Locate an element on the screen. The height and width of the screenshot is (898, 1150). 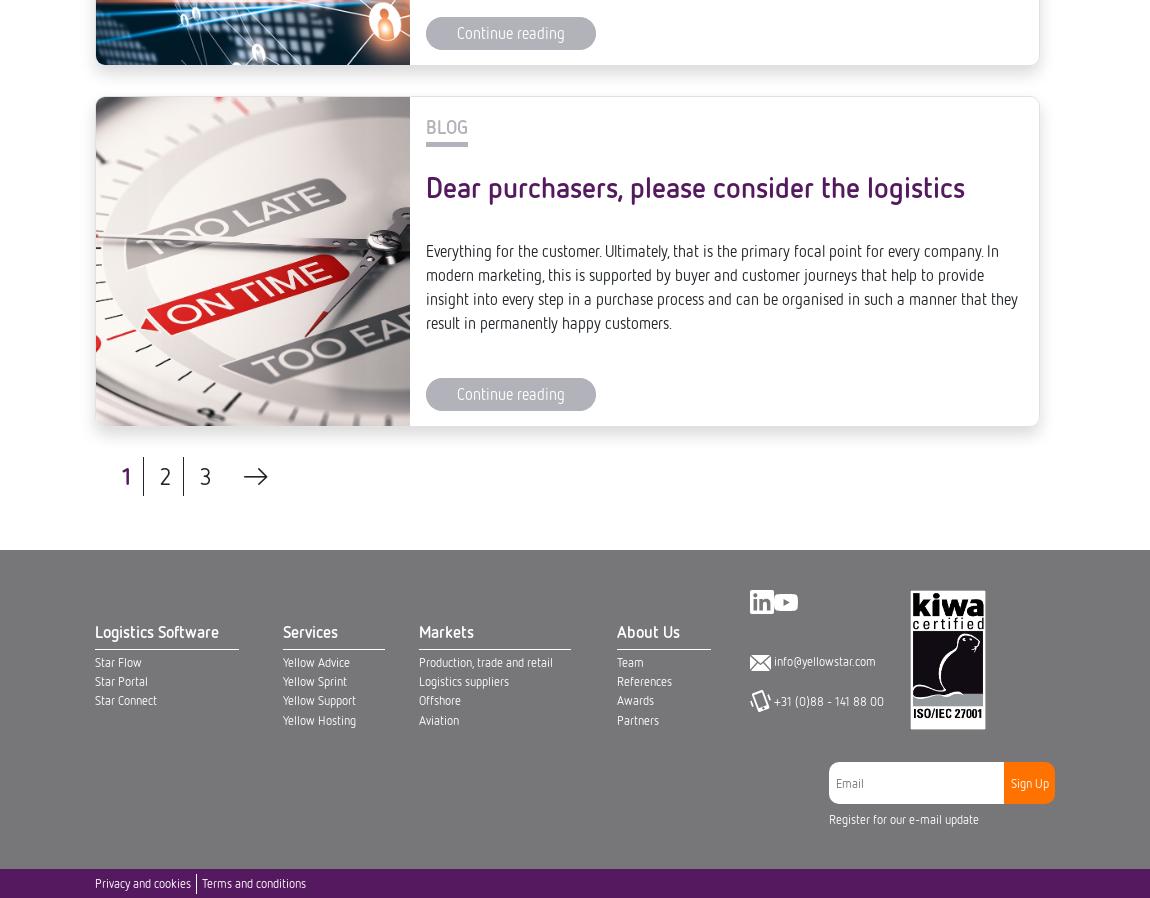
'Awards' is located at coordinates (633, 21).